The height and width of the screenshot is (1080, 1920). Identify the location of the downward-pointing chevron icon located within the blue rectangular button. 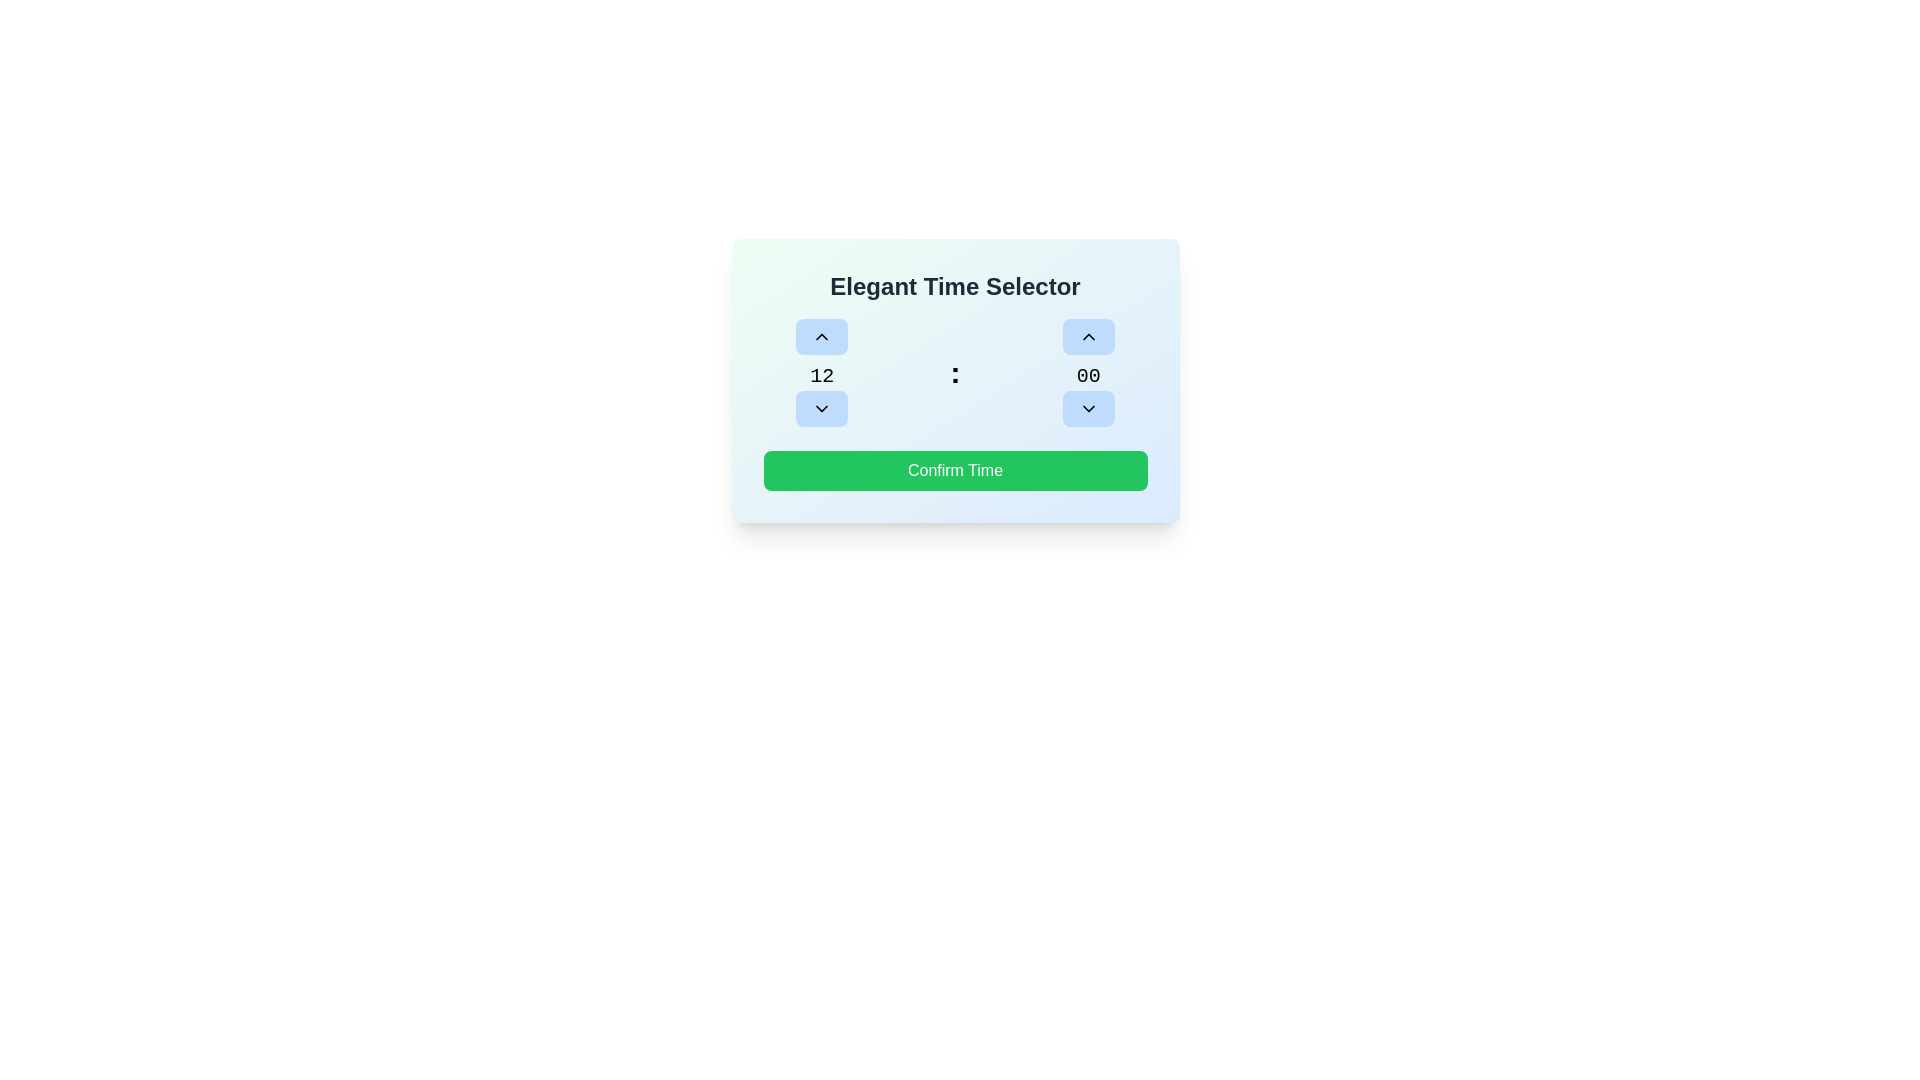
(1087, 407).